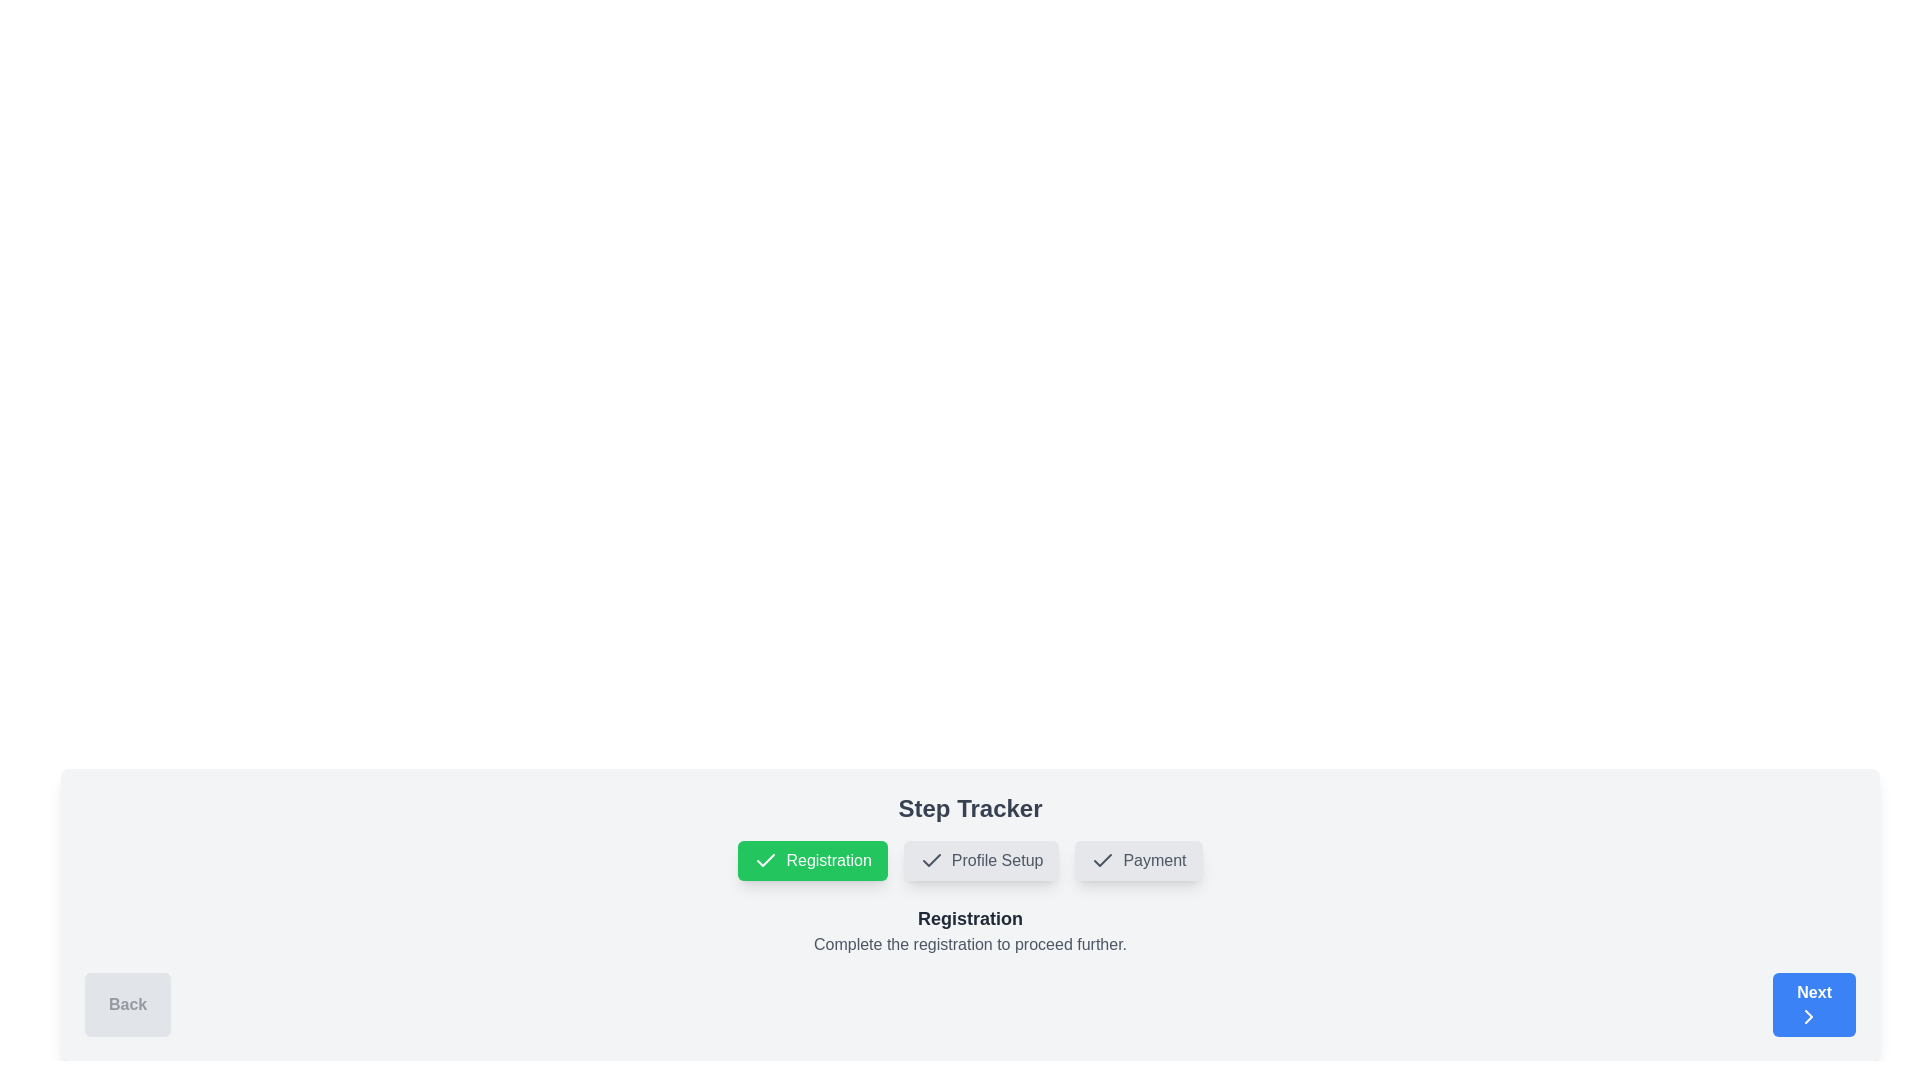  Describe the element at coordinates (970, 930) in the screenshot. I see `the Text Display Section that shows 'Registration' and provides instructions to complete the registration process` at that location.